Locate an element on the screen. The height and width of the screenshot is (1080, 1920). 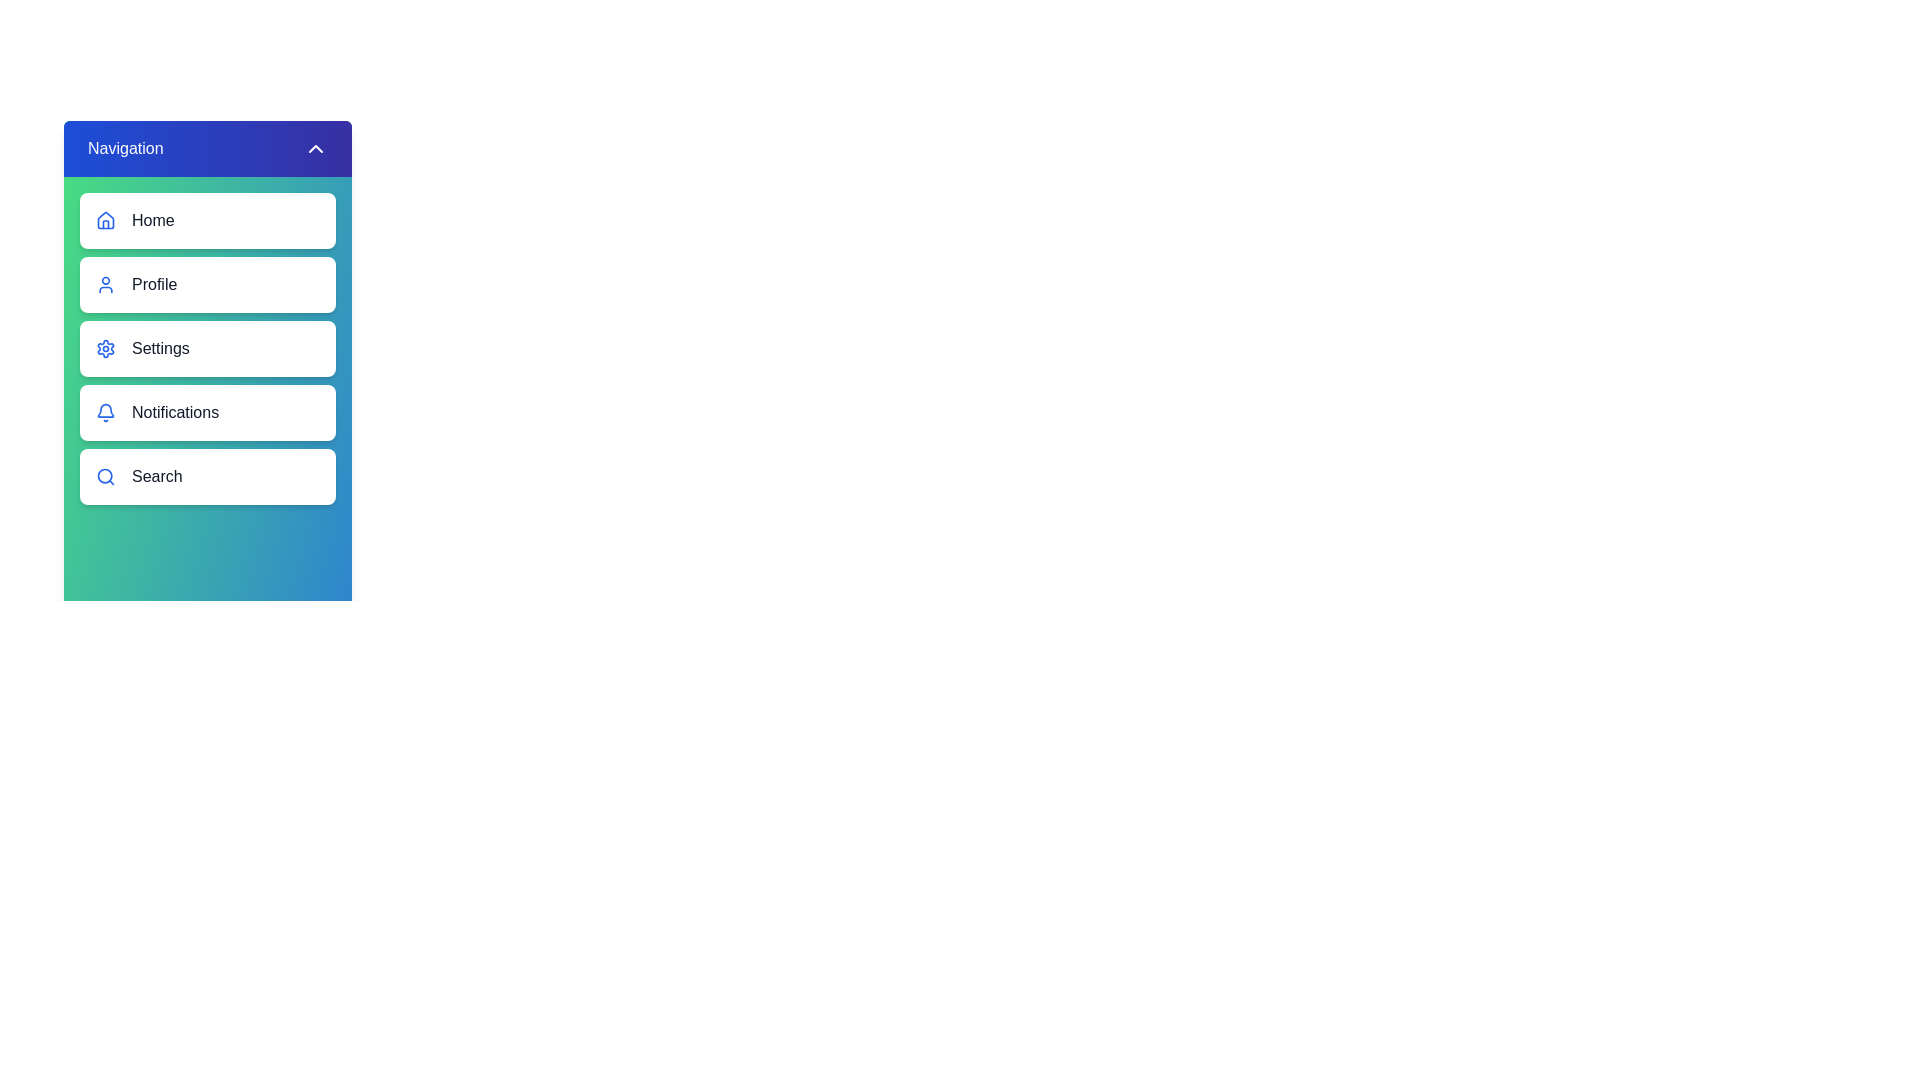
the 'Notifications' button, which is a rectangular button with rounded corners, featuring a bell icon and the text 'Notifications'. It is the fourth item in a vertical navigation list is located at coordinates (207, 411).